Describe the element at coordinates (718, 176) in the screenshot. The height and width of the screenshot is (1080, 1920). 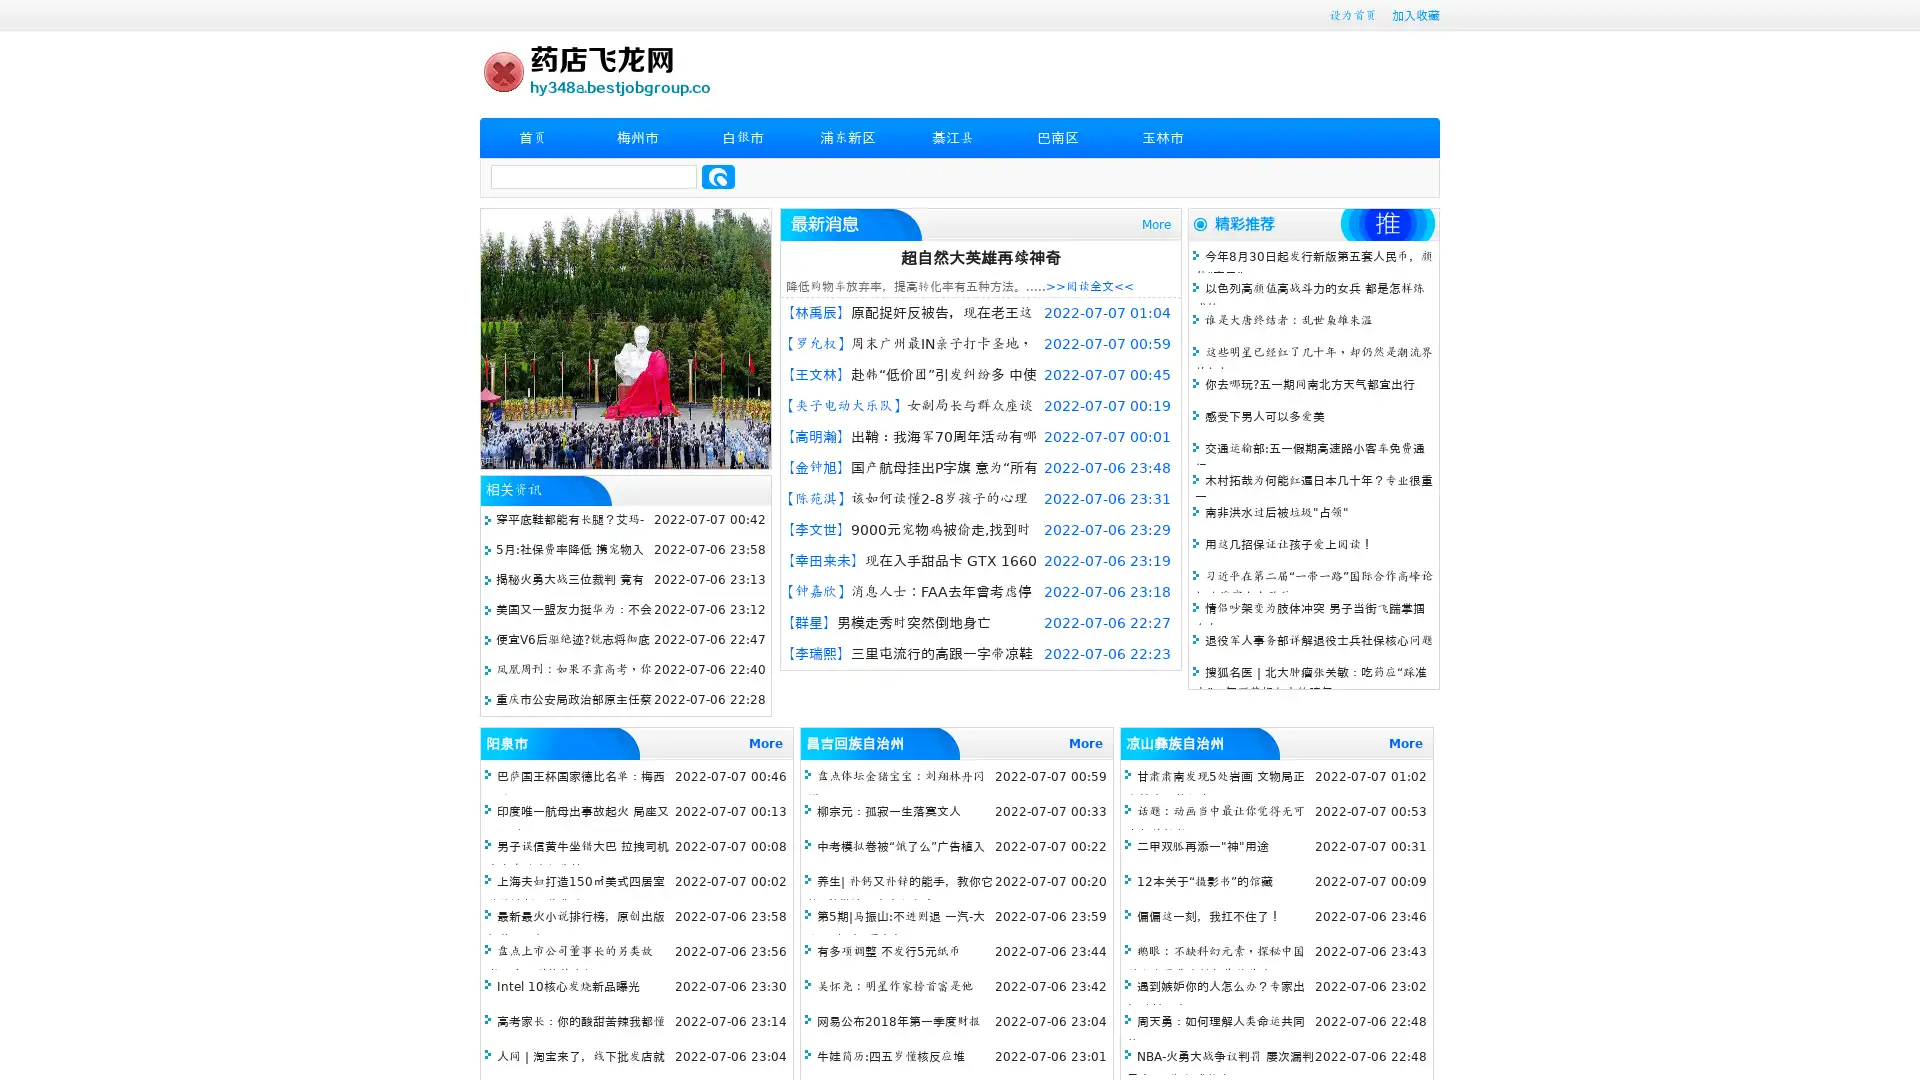
I see `Search` at that location.